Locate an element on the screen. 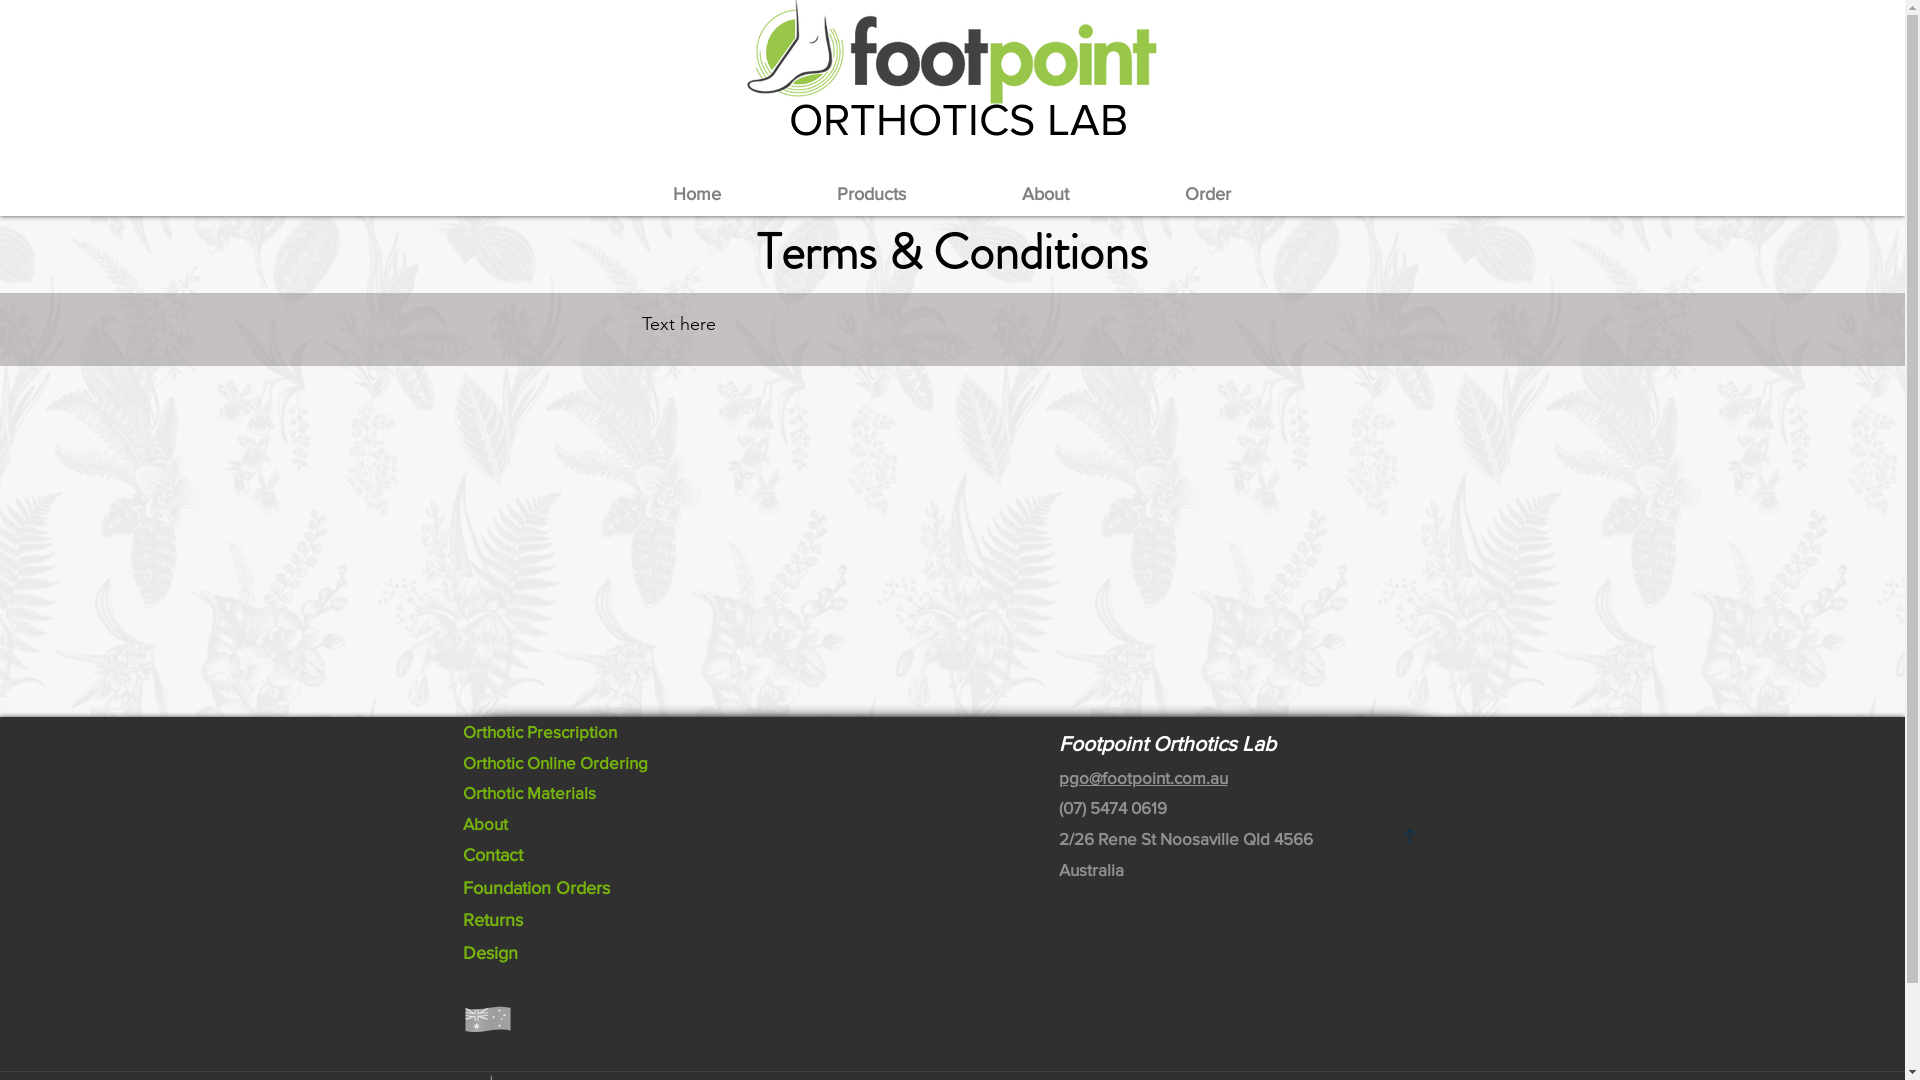  'Orthotic Online Ordering' is located at coordinates (554, 762).